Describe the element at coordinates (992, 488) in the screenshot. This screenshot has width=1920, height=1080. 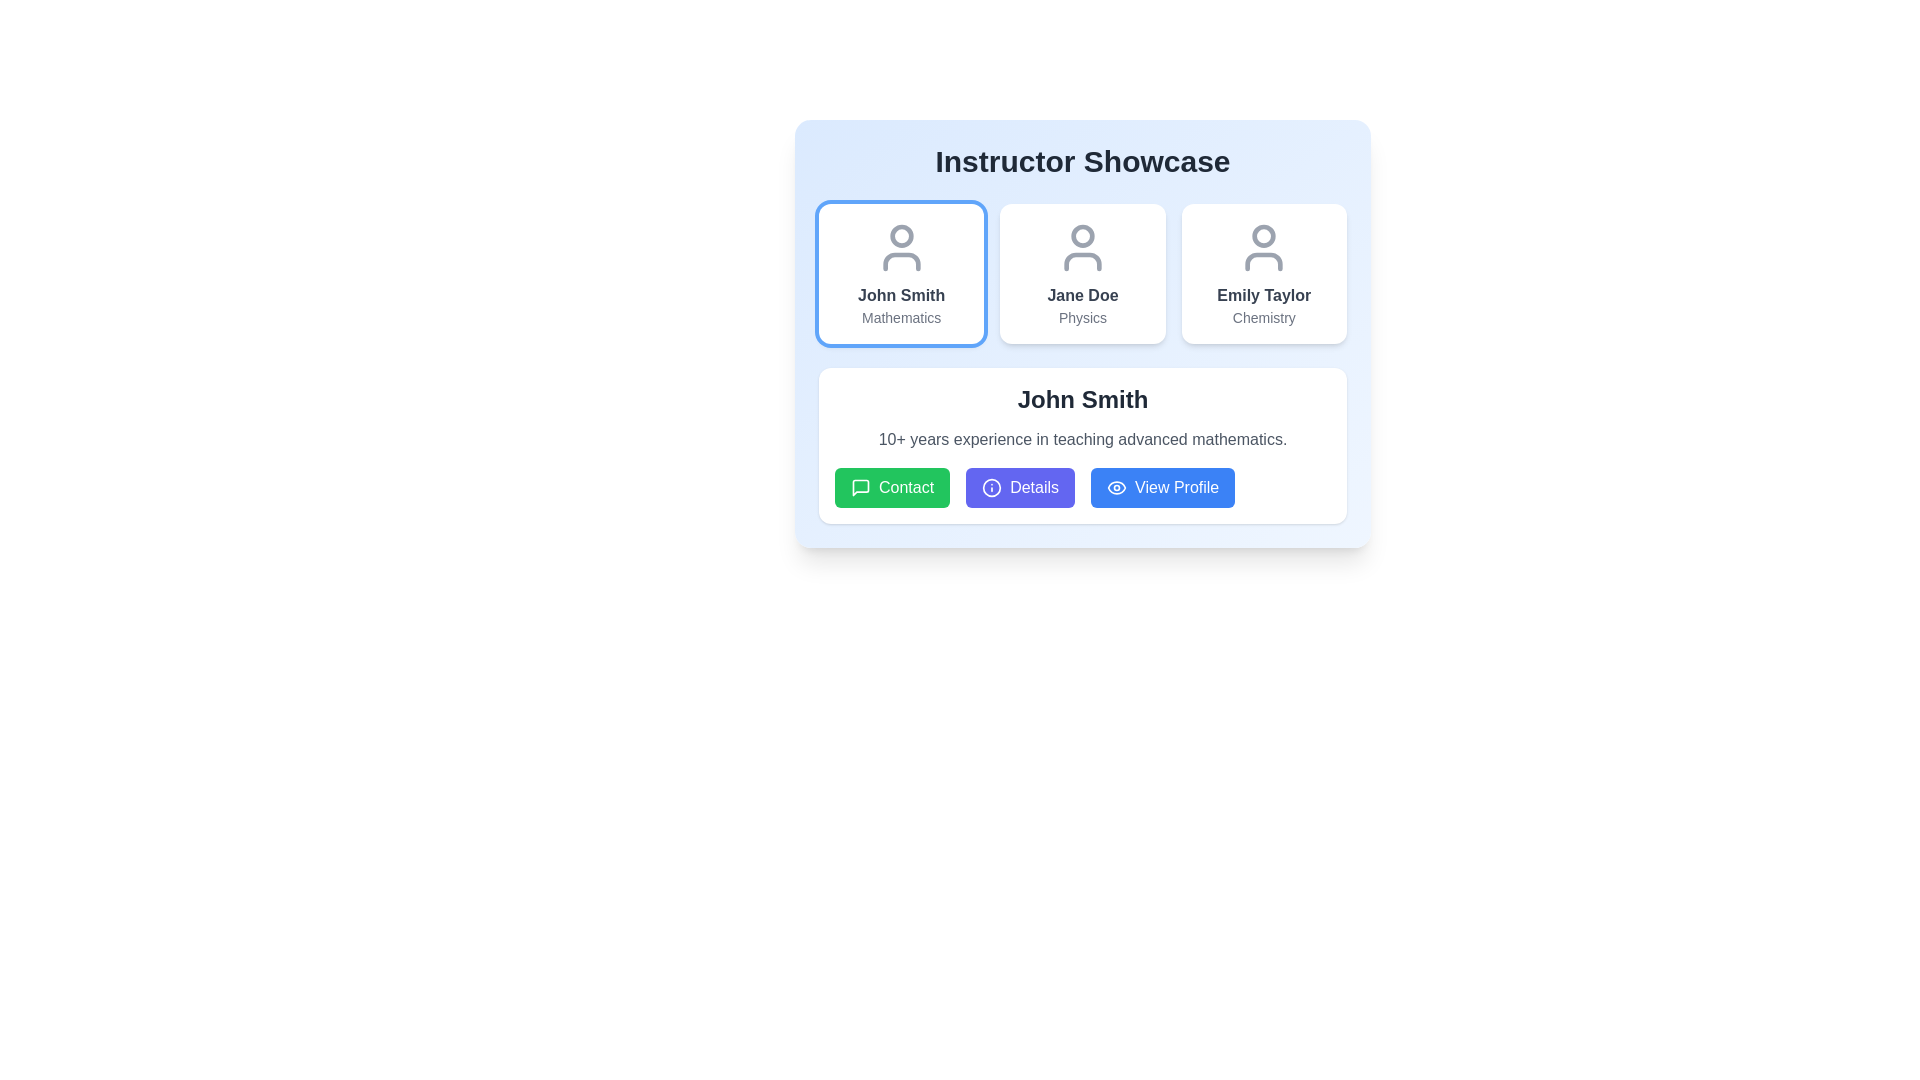
I see `the circular icon with a dark outline and an 'i' symbol located in the left section of the Details button at the bottom center of the interface` at that location.